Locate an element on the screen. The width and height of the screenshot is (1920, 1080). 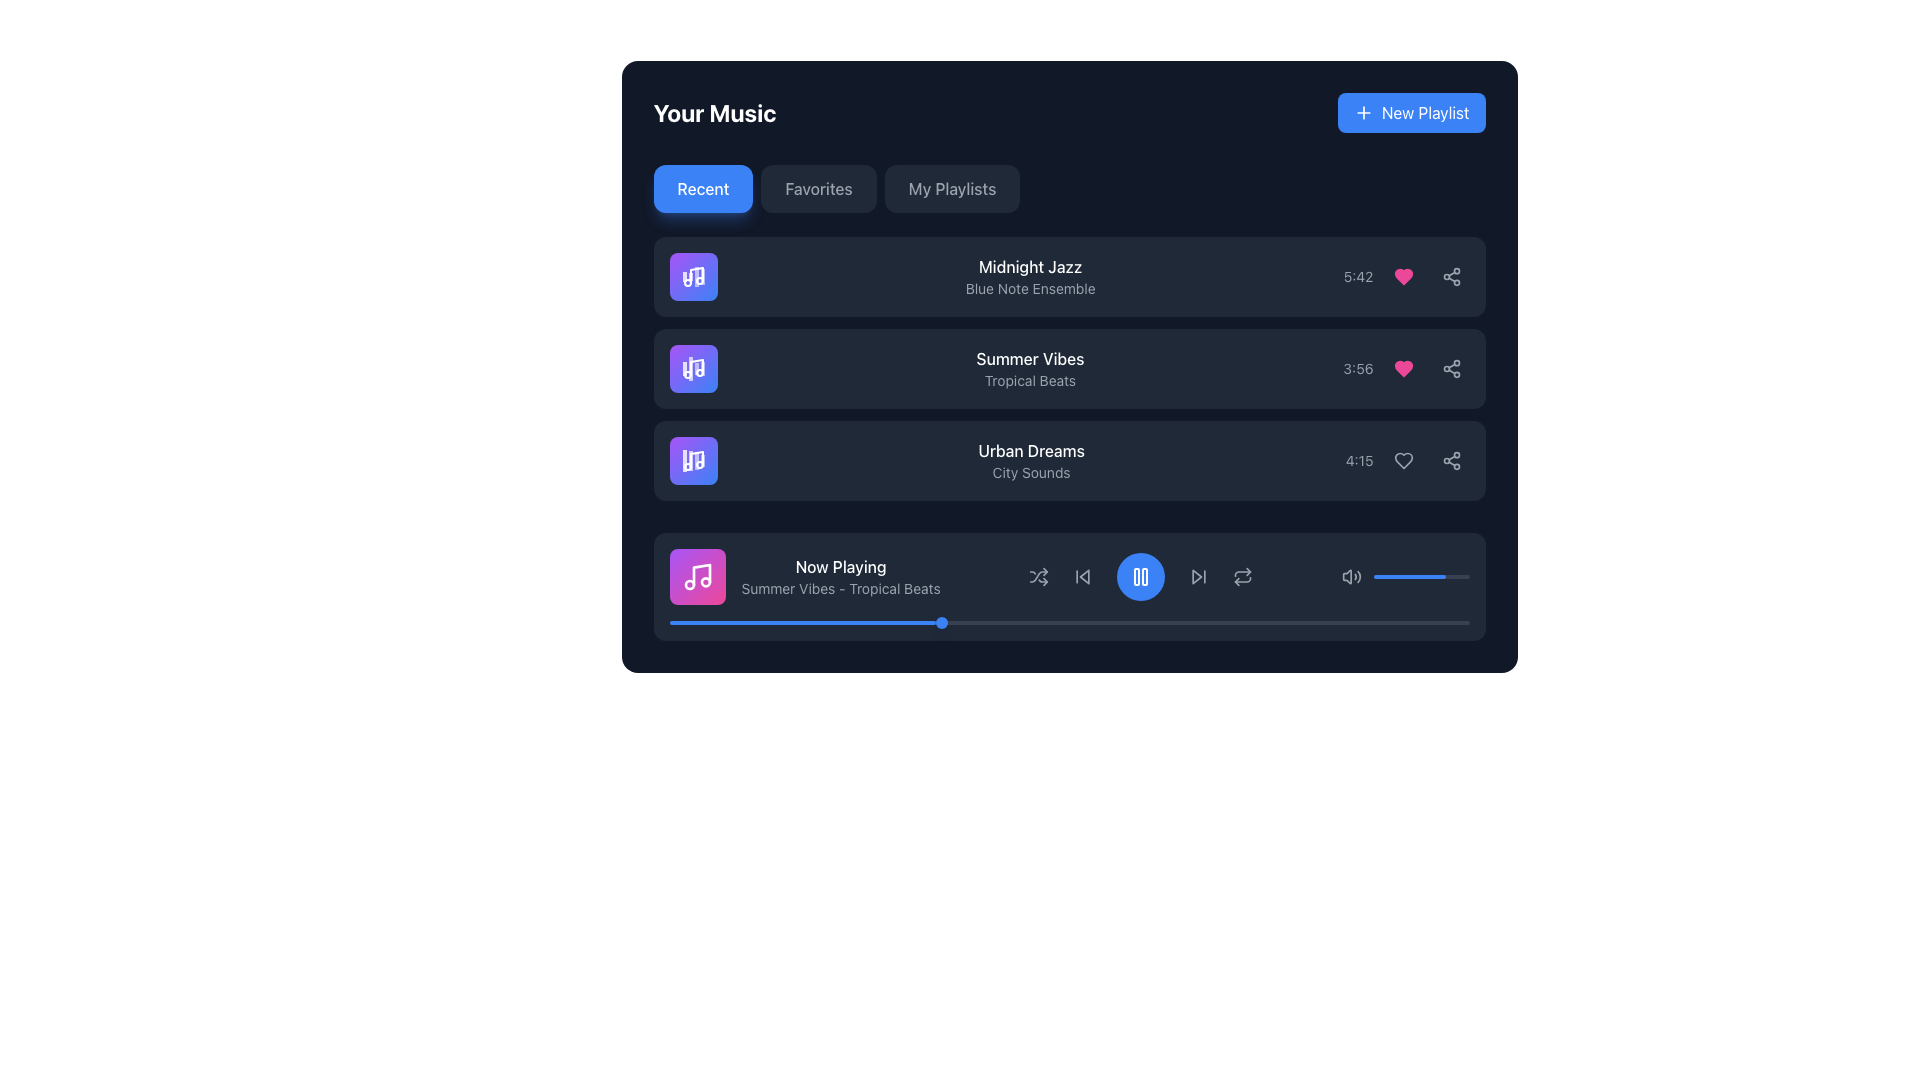
the heart icon to like or unlike the track 'Summer Vibes' in the music list, which is located to the right of the track's duration display is located at coordinates (1402, 369).